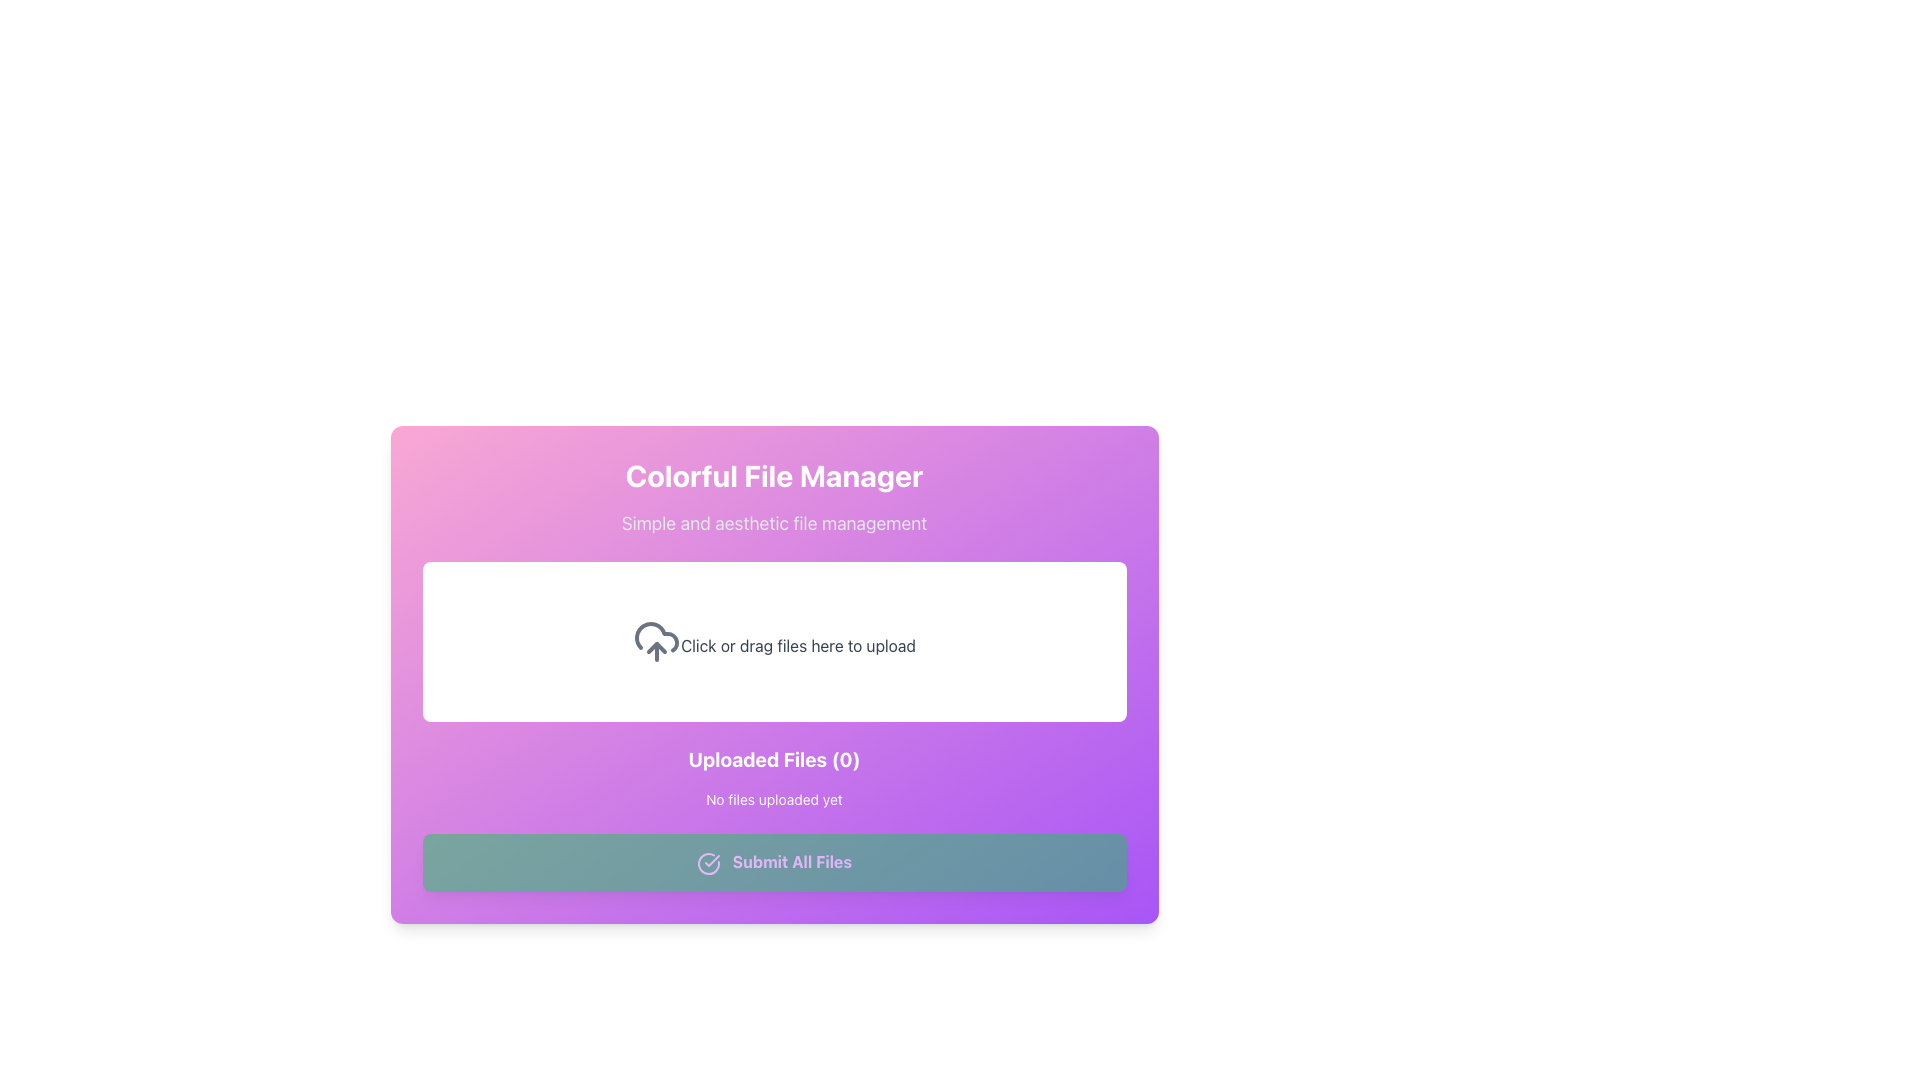 The height and width of the screenshot is (1080, 1920). What do you see at coordinates (708, 862) in the screenshot?
I see `the visual indicator icon that confirms the completion related to the 'Submit All Files' button, which is centered to the left of the button text` at bounding box center [708, 862].